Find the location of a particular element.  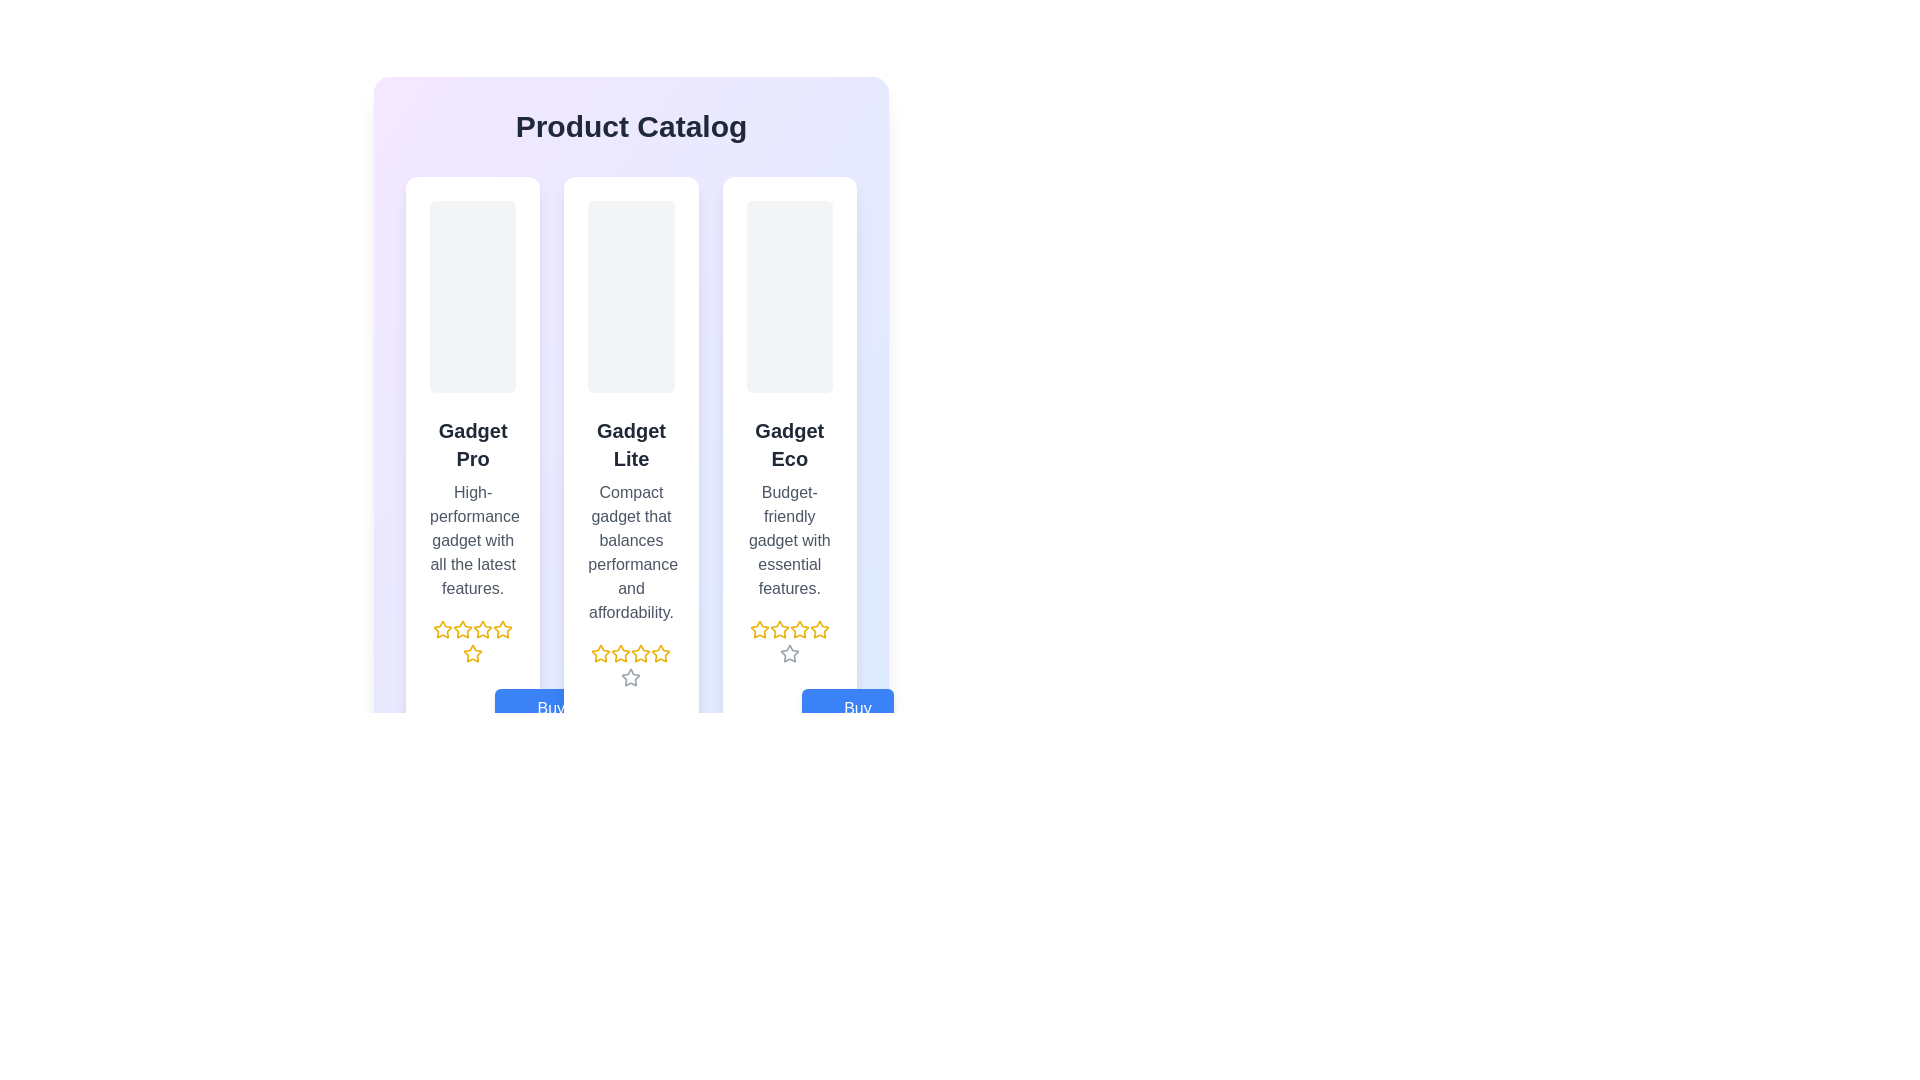

text block labeled 'Gadget Lite' which is prominently displayed in bold dark gray within the central product card, located below the placeholder image and above descriptive text is located at coordinates (630, 443).